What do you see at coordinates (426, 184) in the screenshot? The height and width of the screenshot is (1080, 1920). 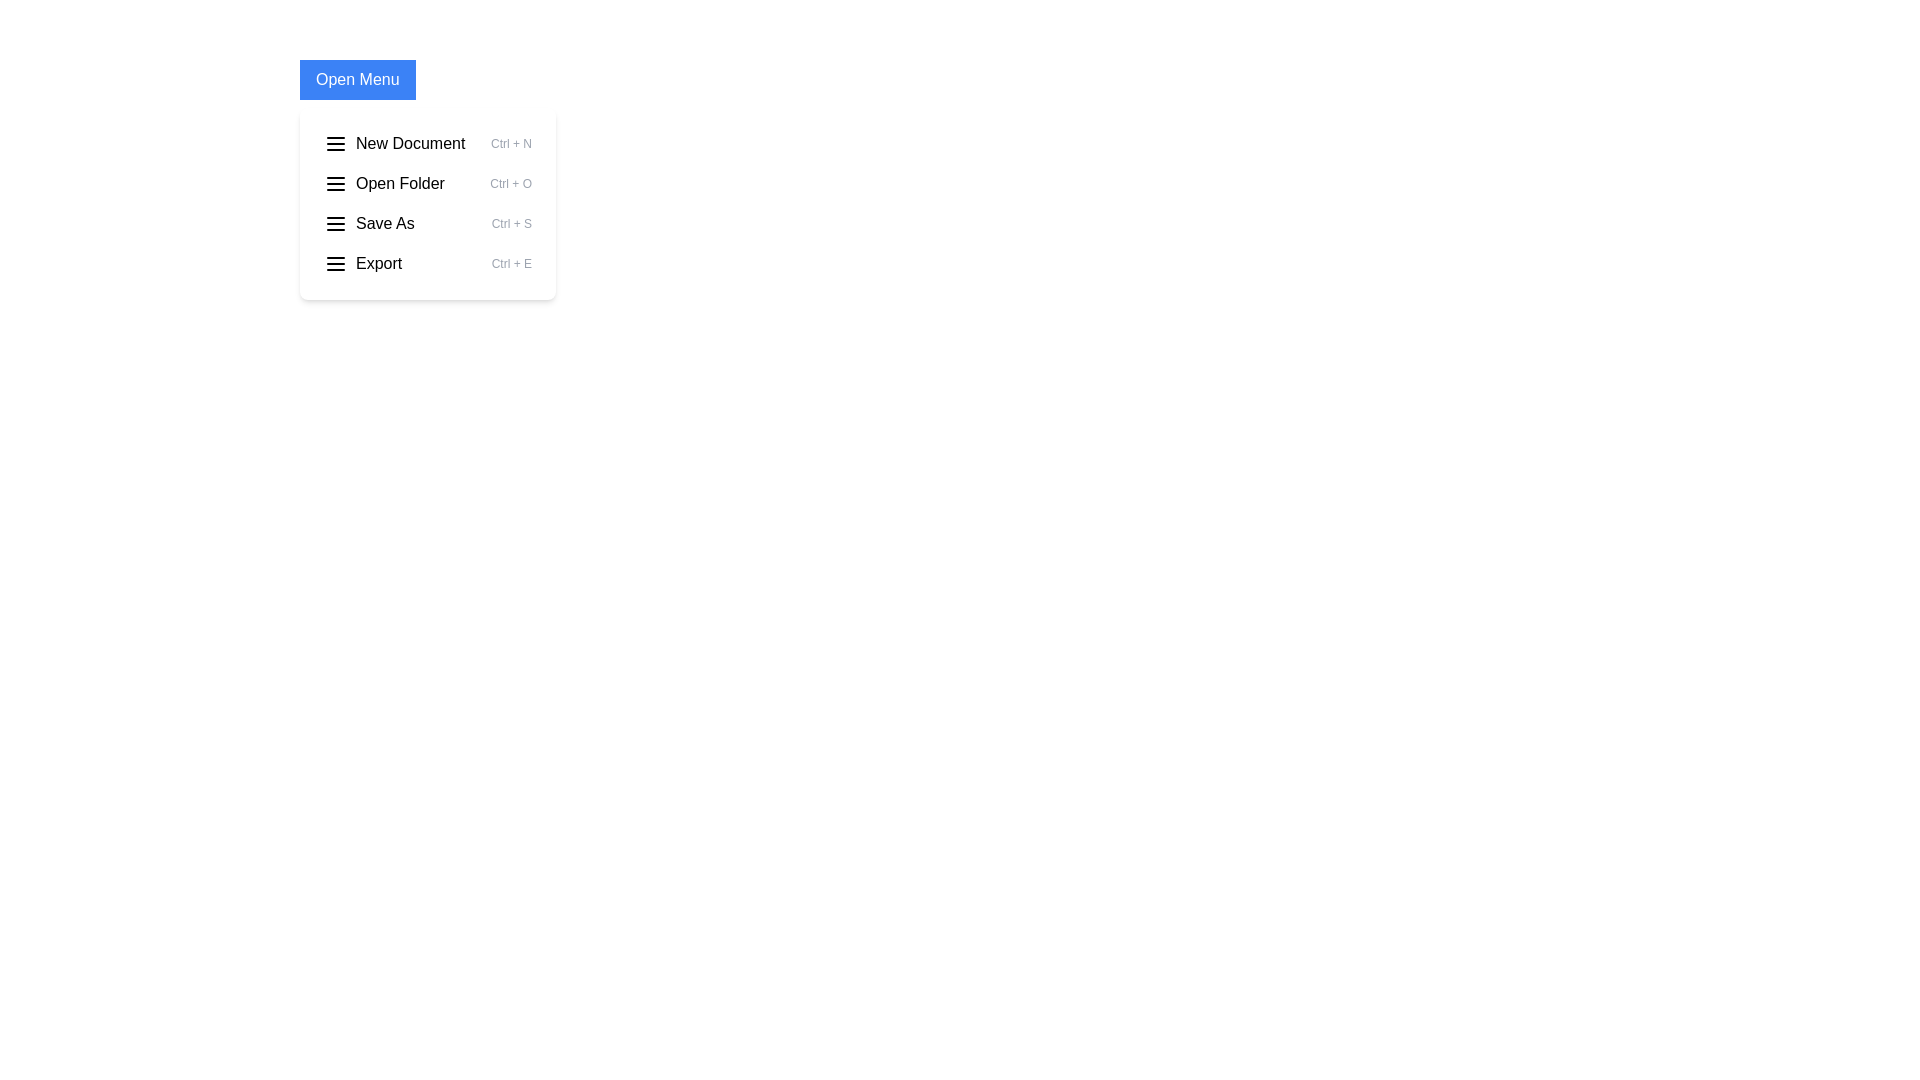 I see `the second menu option for opening a folder, located below 'New Document' and above 'Save As', to trigger the hover effect` at bounding box center [426, 184].